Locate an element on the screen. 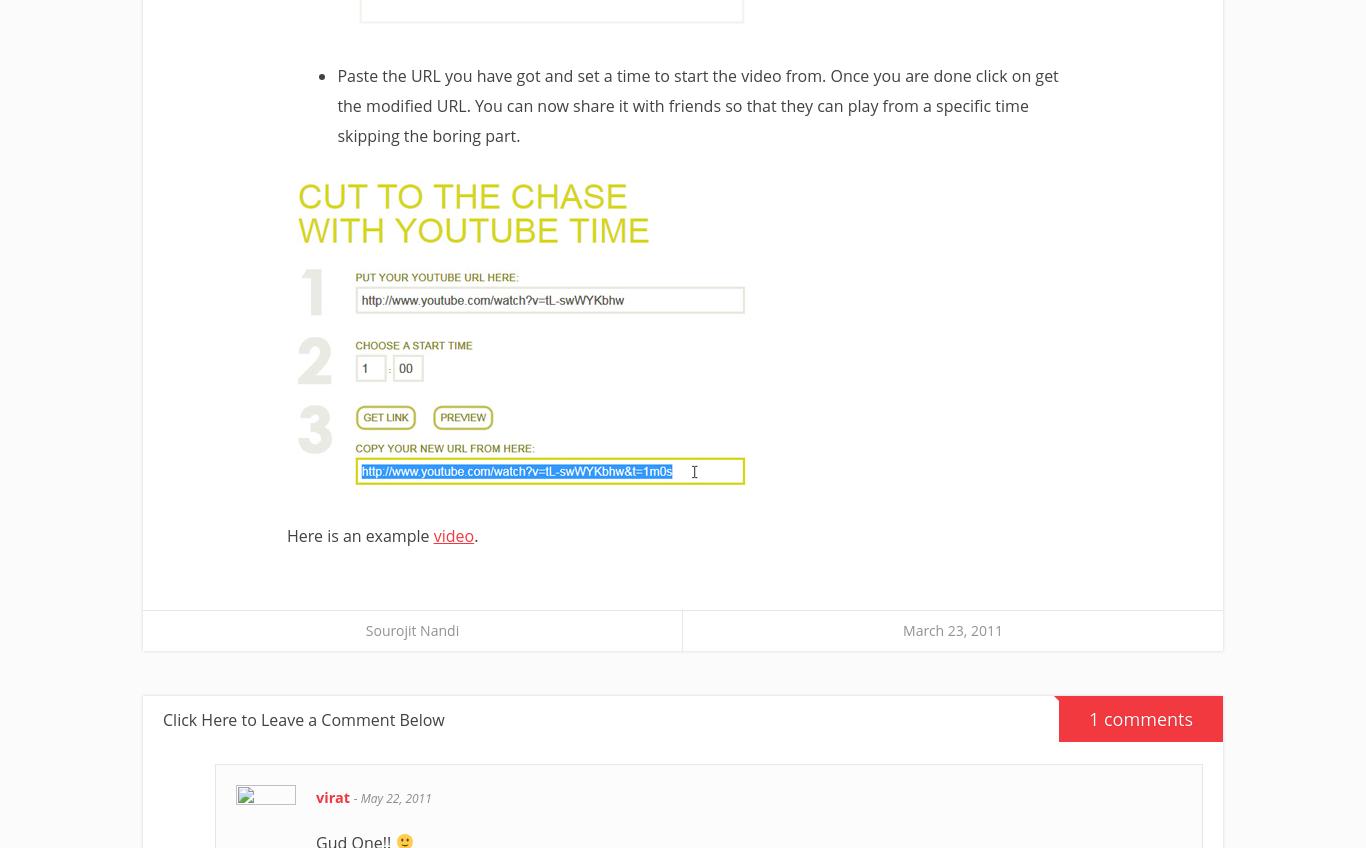 The height and width of the screenshot is (848, 1366). '-' is located at coordinates (355, 797).